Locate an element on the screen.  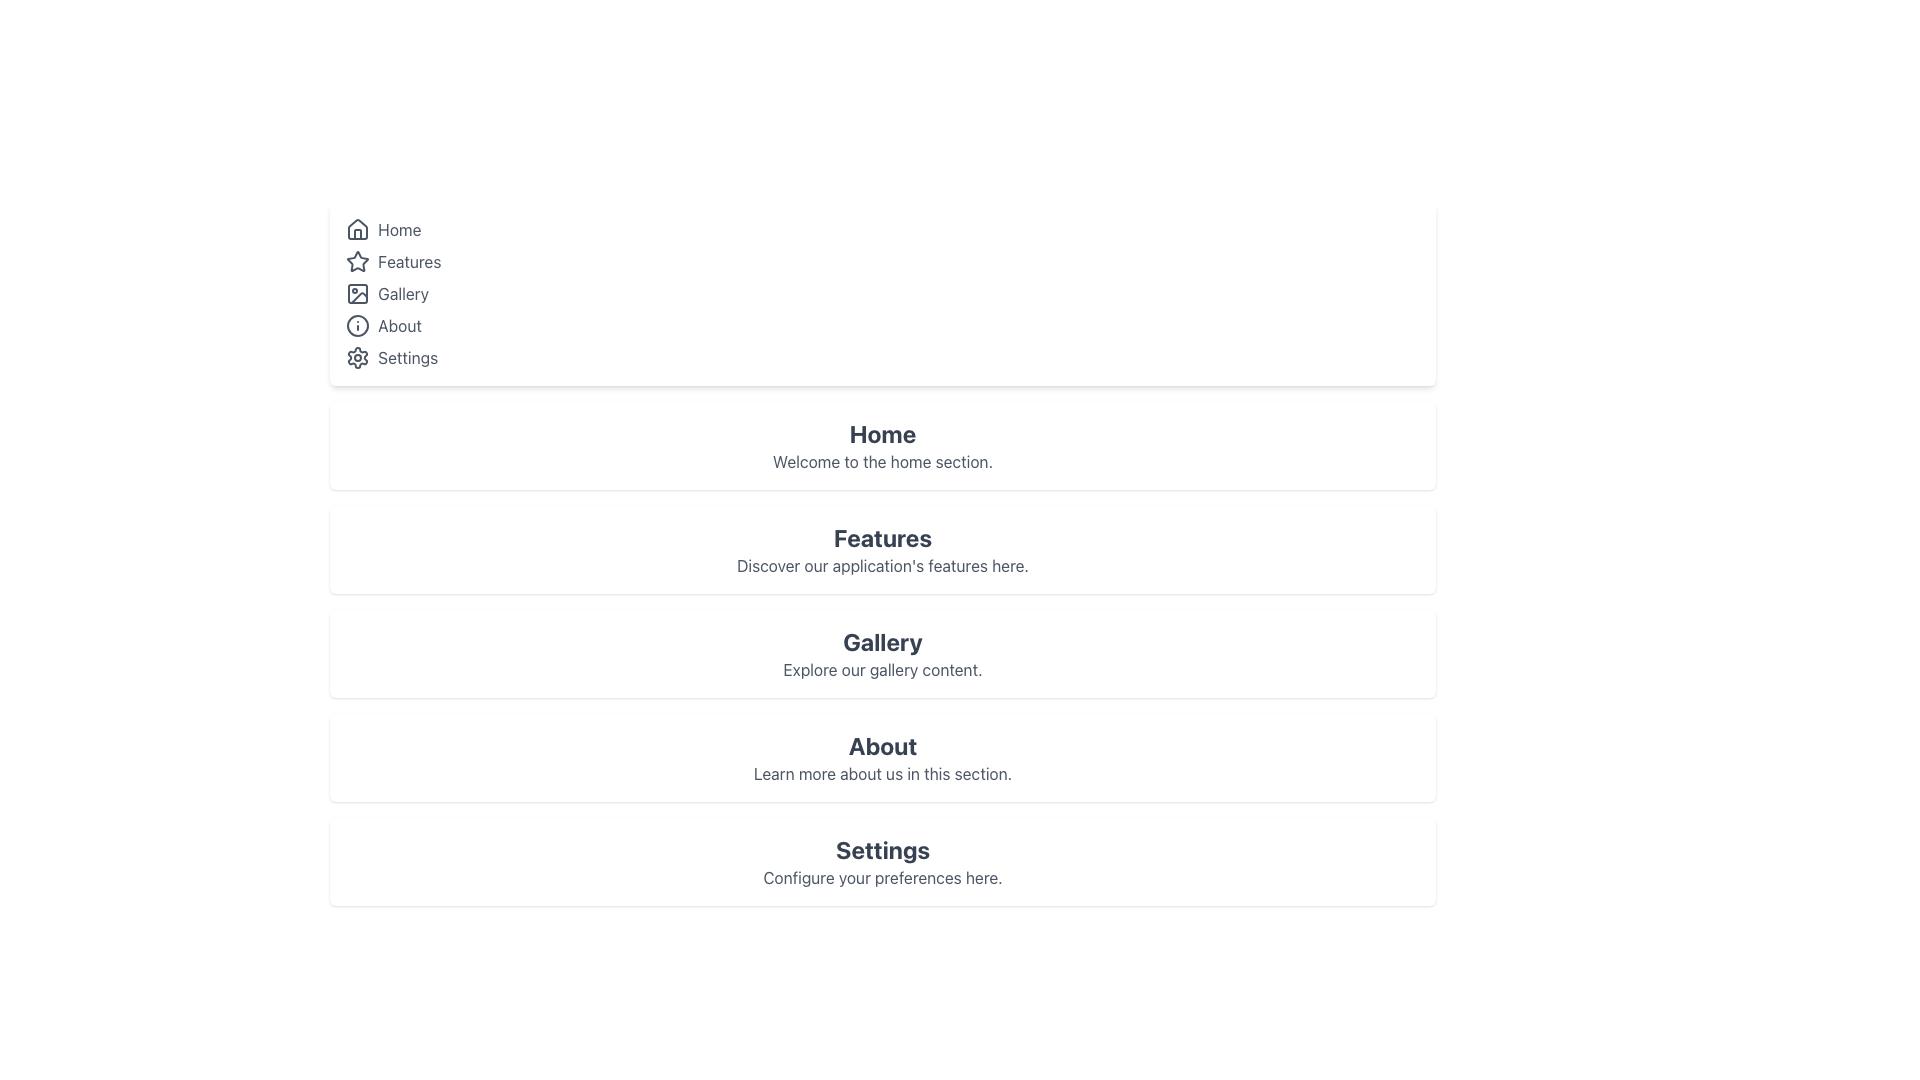
the Informative Section located at the bottom of the vertically stacked list of sections, which includes 'Home', 'Features', 'Gallery', and 'About' is located at coordinates (882, 860).